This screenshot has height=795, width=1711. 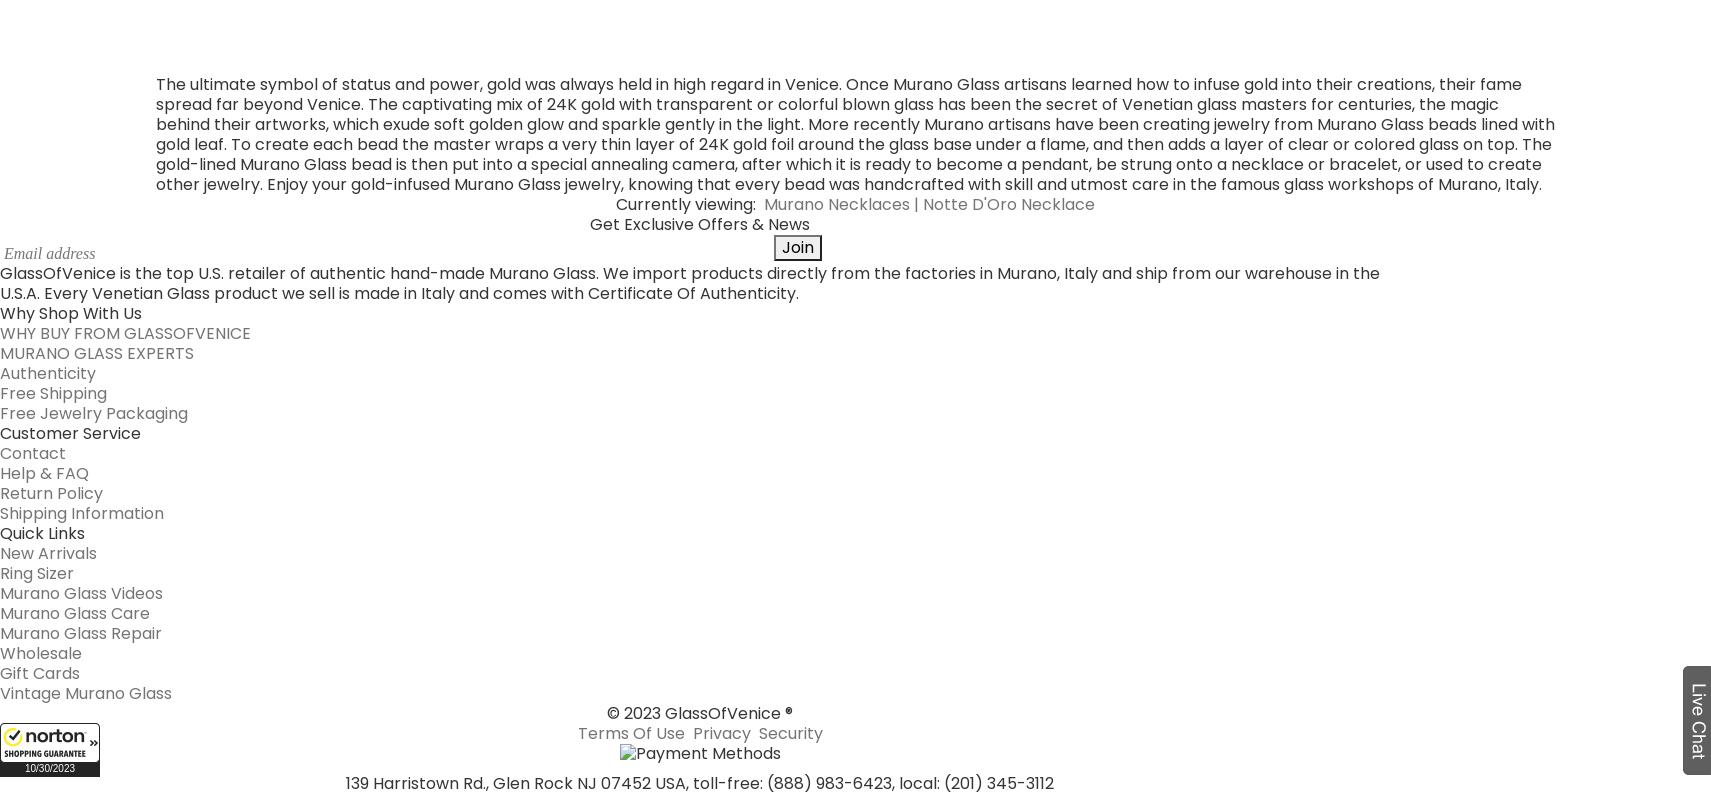 I want to click on 'Shipping Information', so click(x=80, y=144).